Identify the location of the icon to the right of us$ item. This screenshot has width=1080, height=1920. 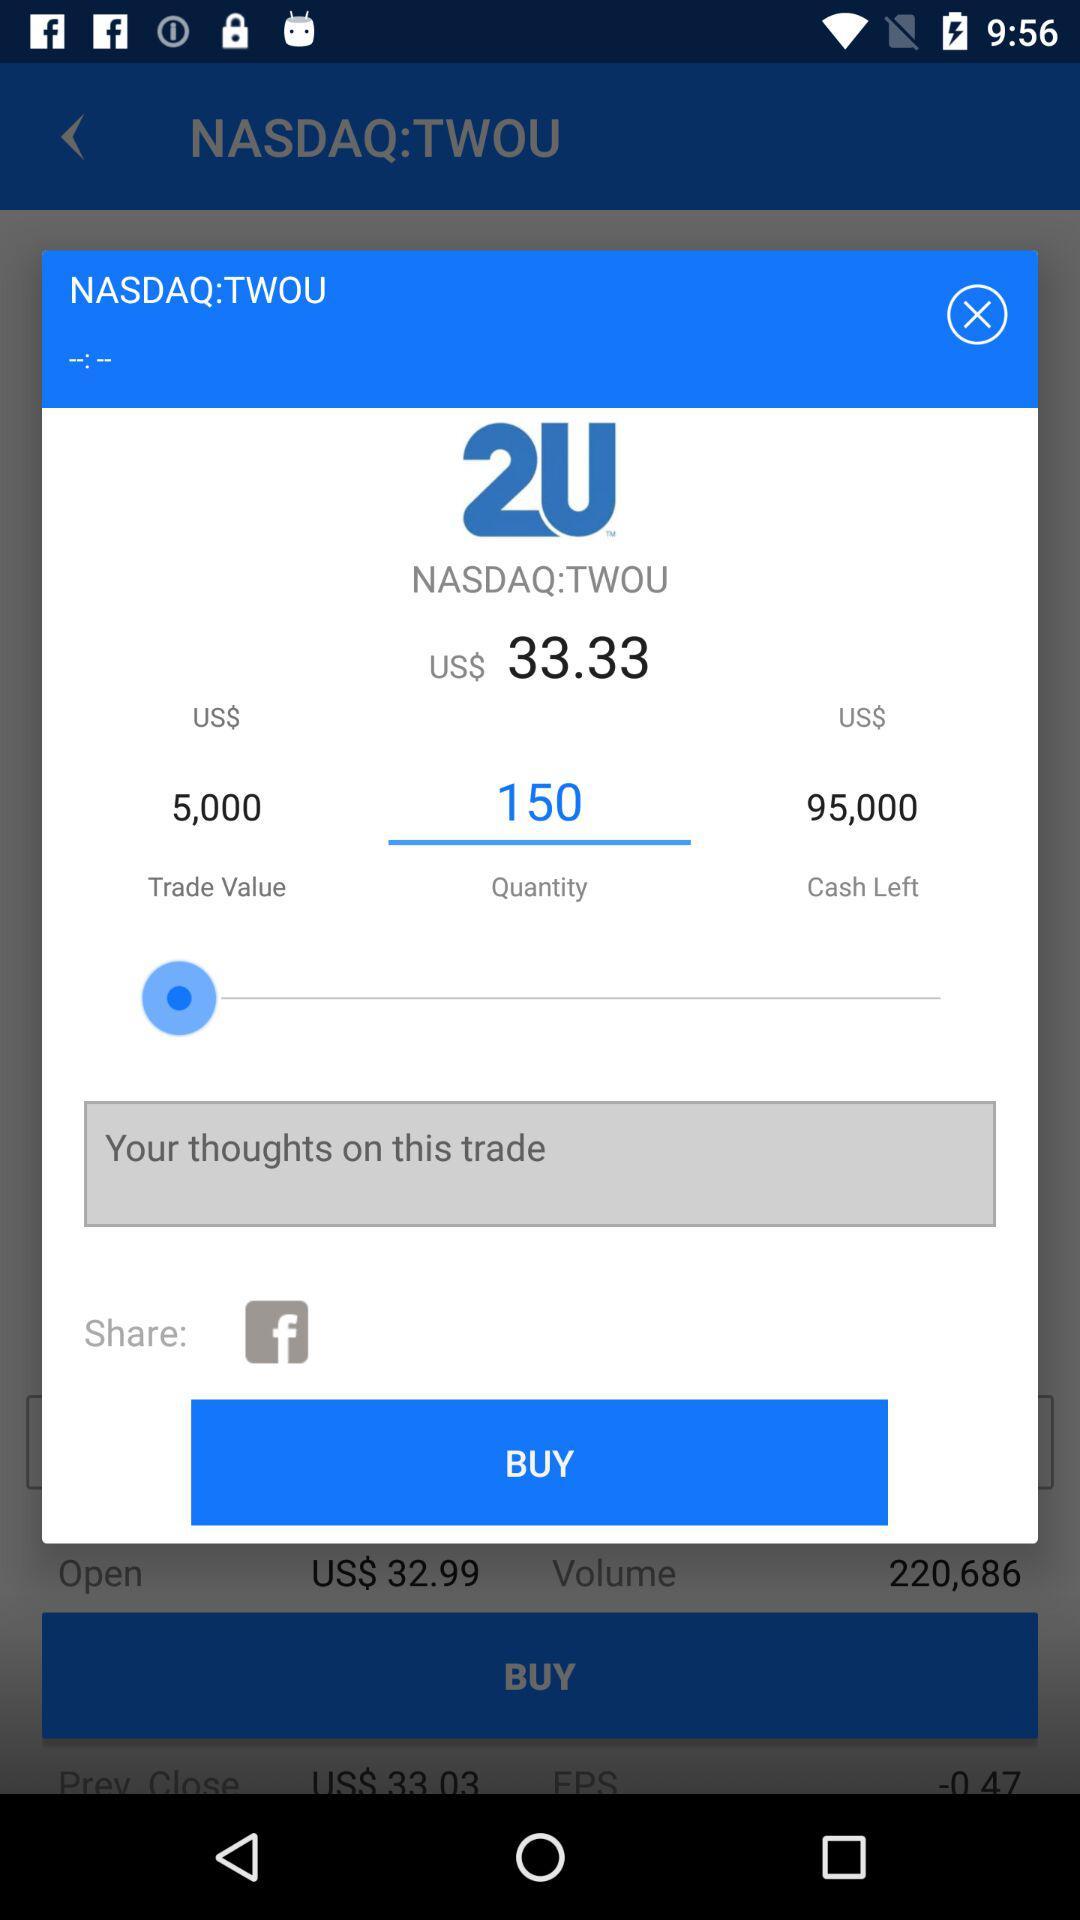
(538, 801).